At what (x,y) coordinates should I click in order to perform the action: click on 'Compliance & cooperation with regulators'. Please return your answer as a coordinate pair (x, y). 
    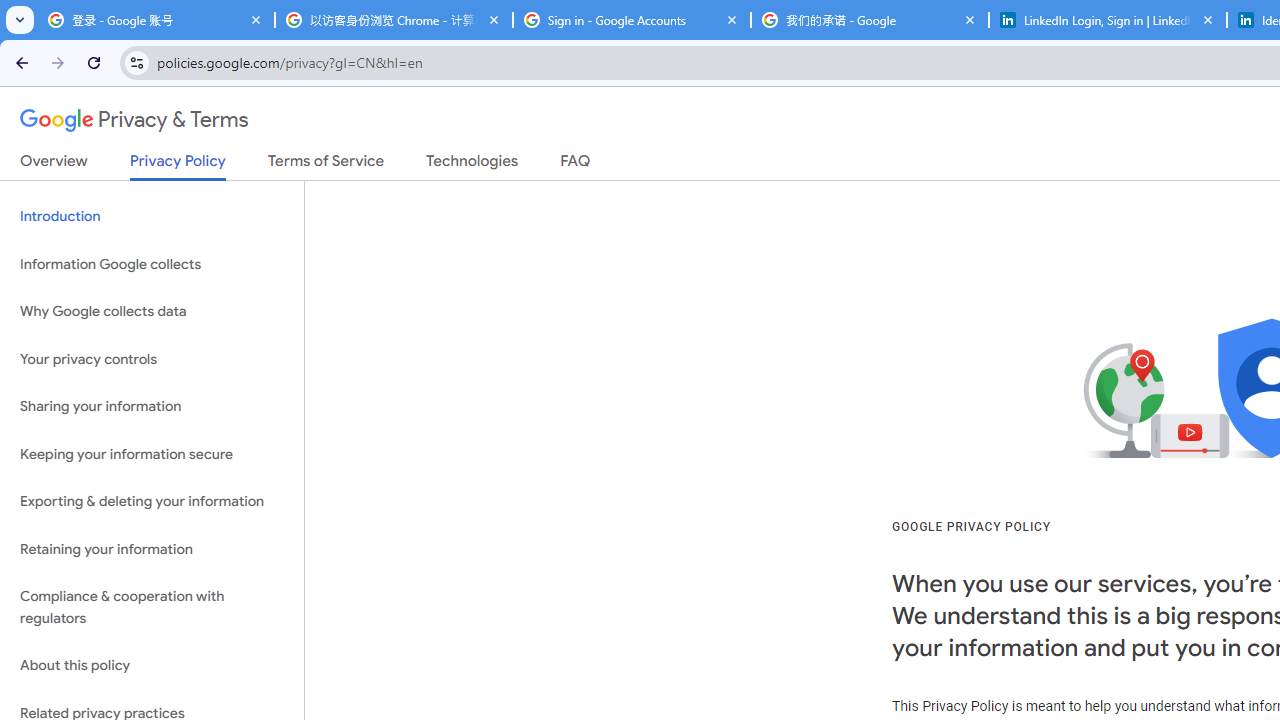
    Looking at the image, I should click on (151, 607).